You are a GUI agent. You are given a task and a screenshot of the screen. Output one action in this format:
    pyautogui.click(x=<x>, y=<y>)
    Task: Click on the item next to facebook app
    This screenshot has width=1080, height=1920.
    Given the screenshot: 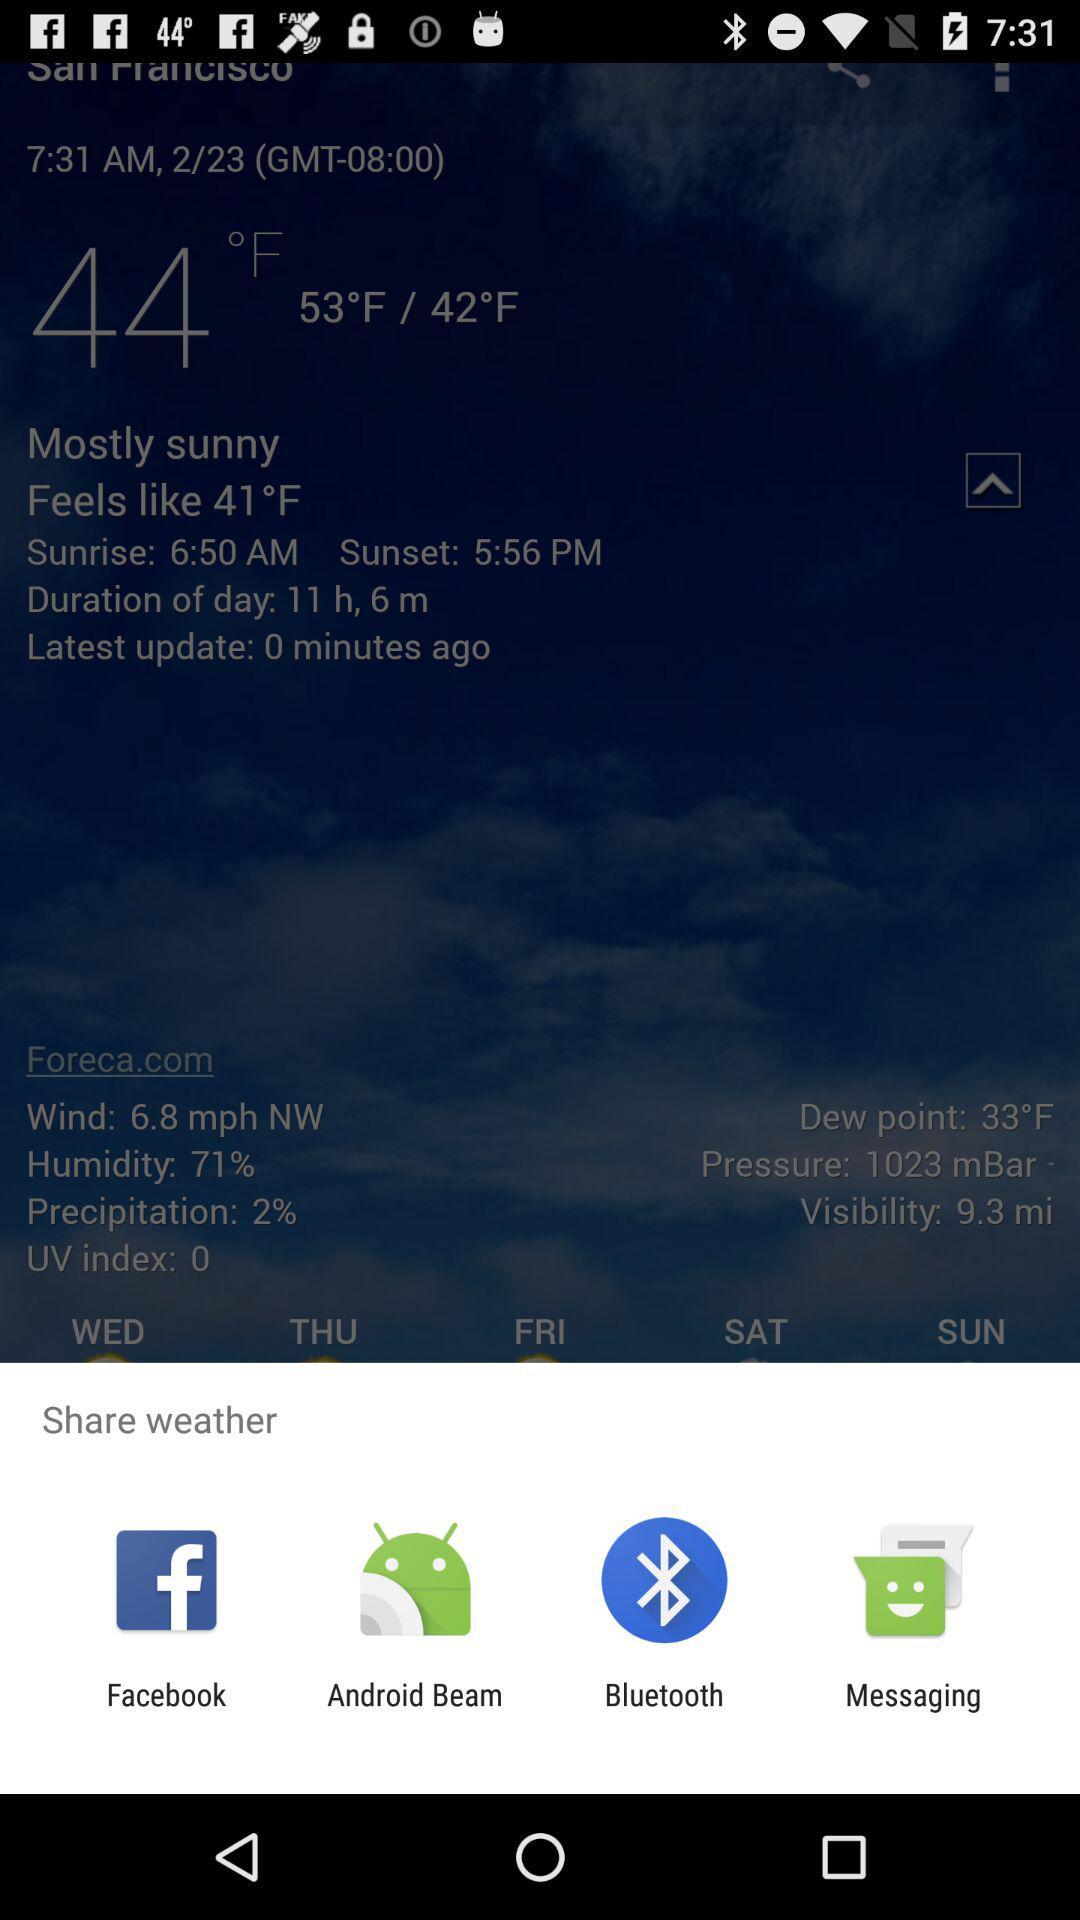 What is the action you would take?
    pyautogui.click(x=414, y=1711)
    